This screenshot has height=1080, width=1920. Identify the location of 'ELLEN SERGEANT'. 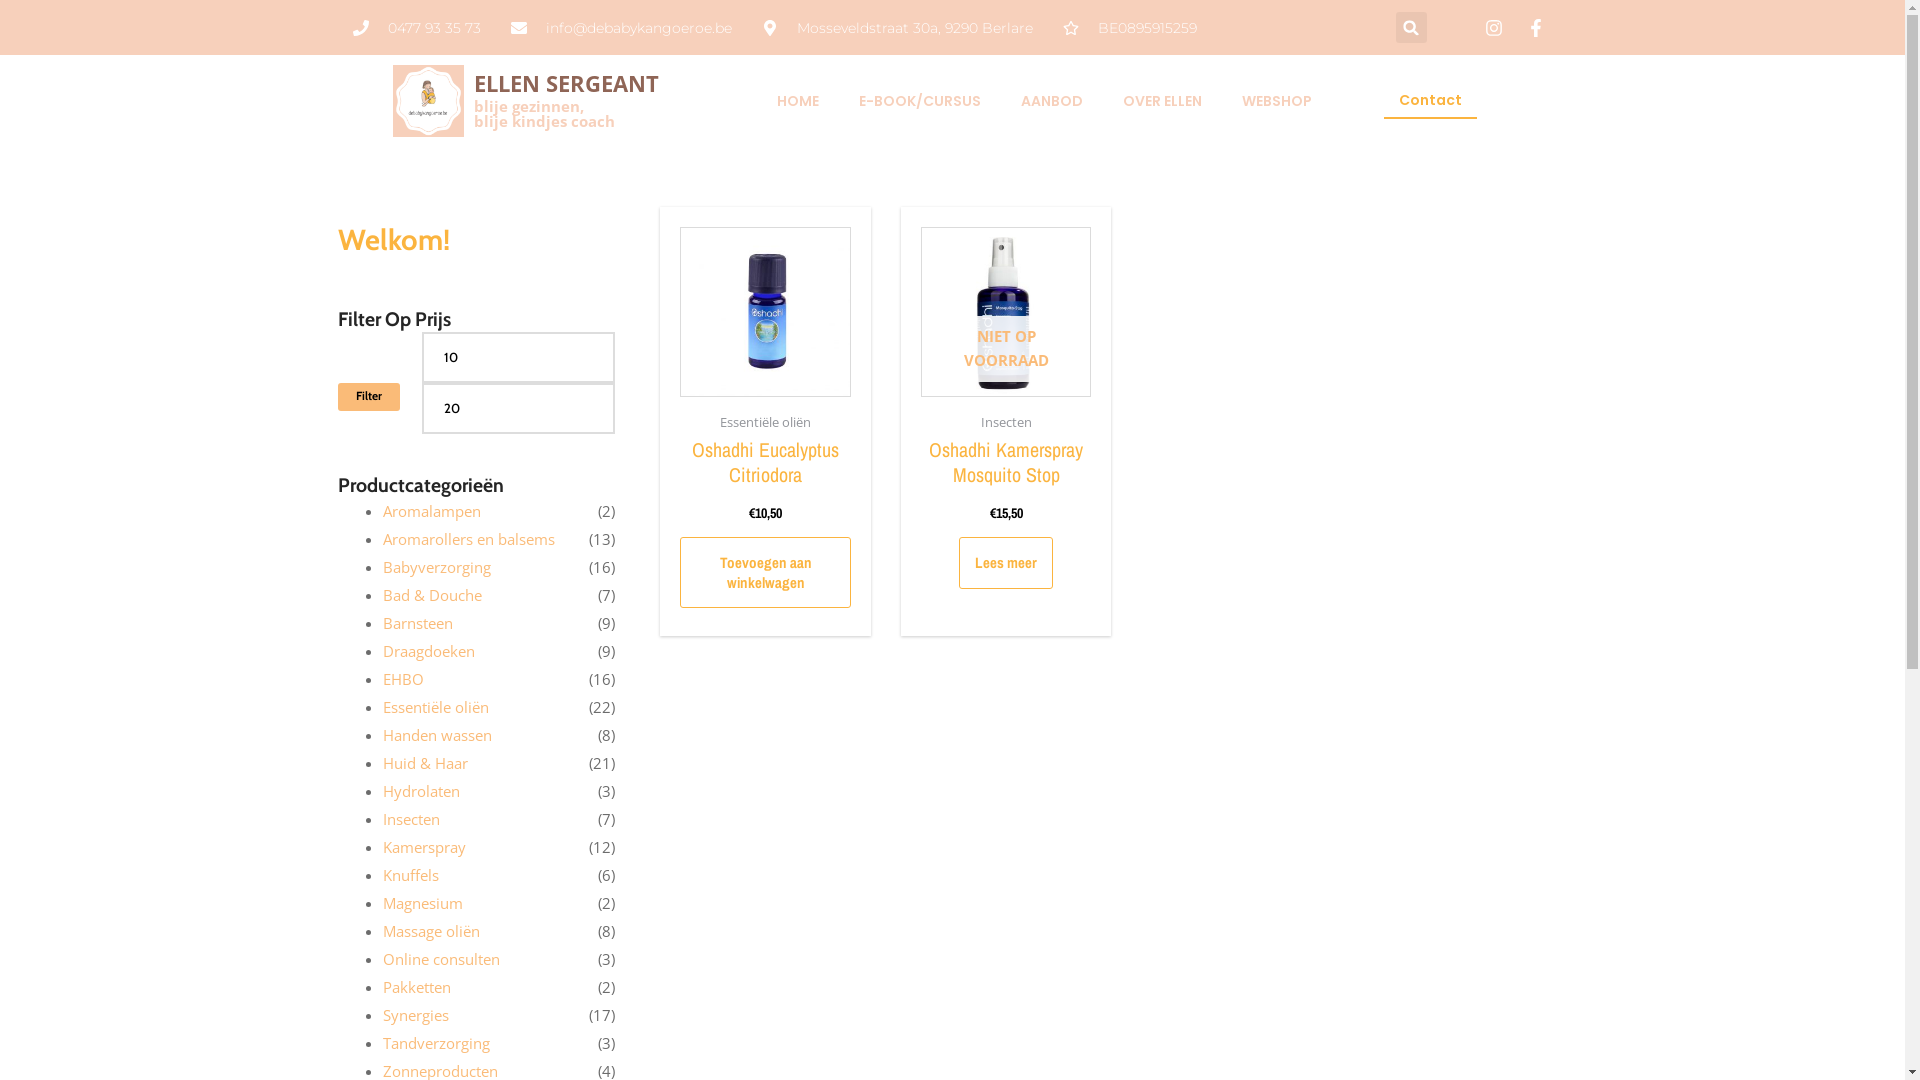
(473, 82).